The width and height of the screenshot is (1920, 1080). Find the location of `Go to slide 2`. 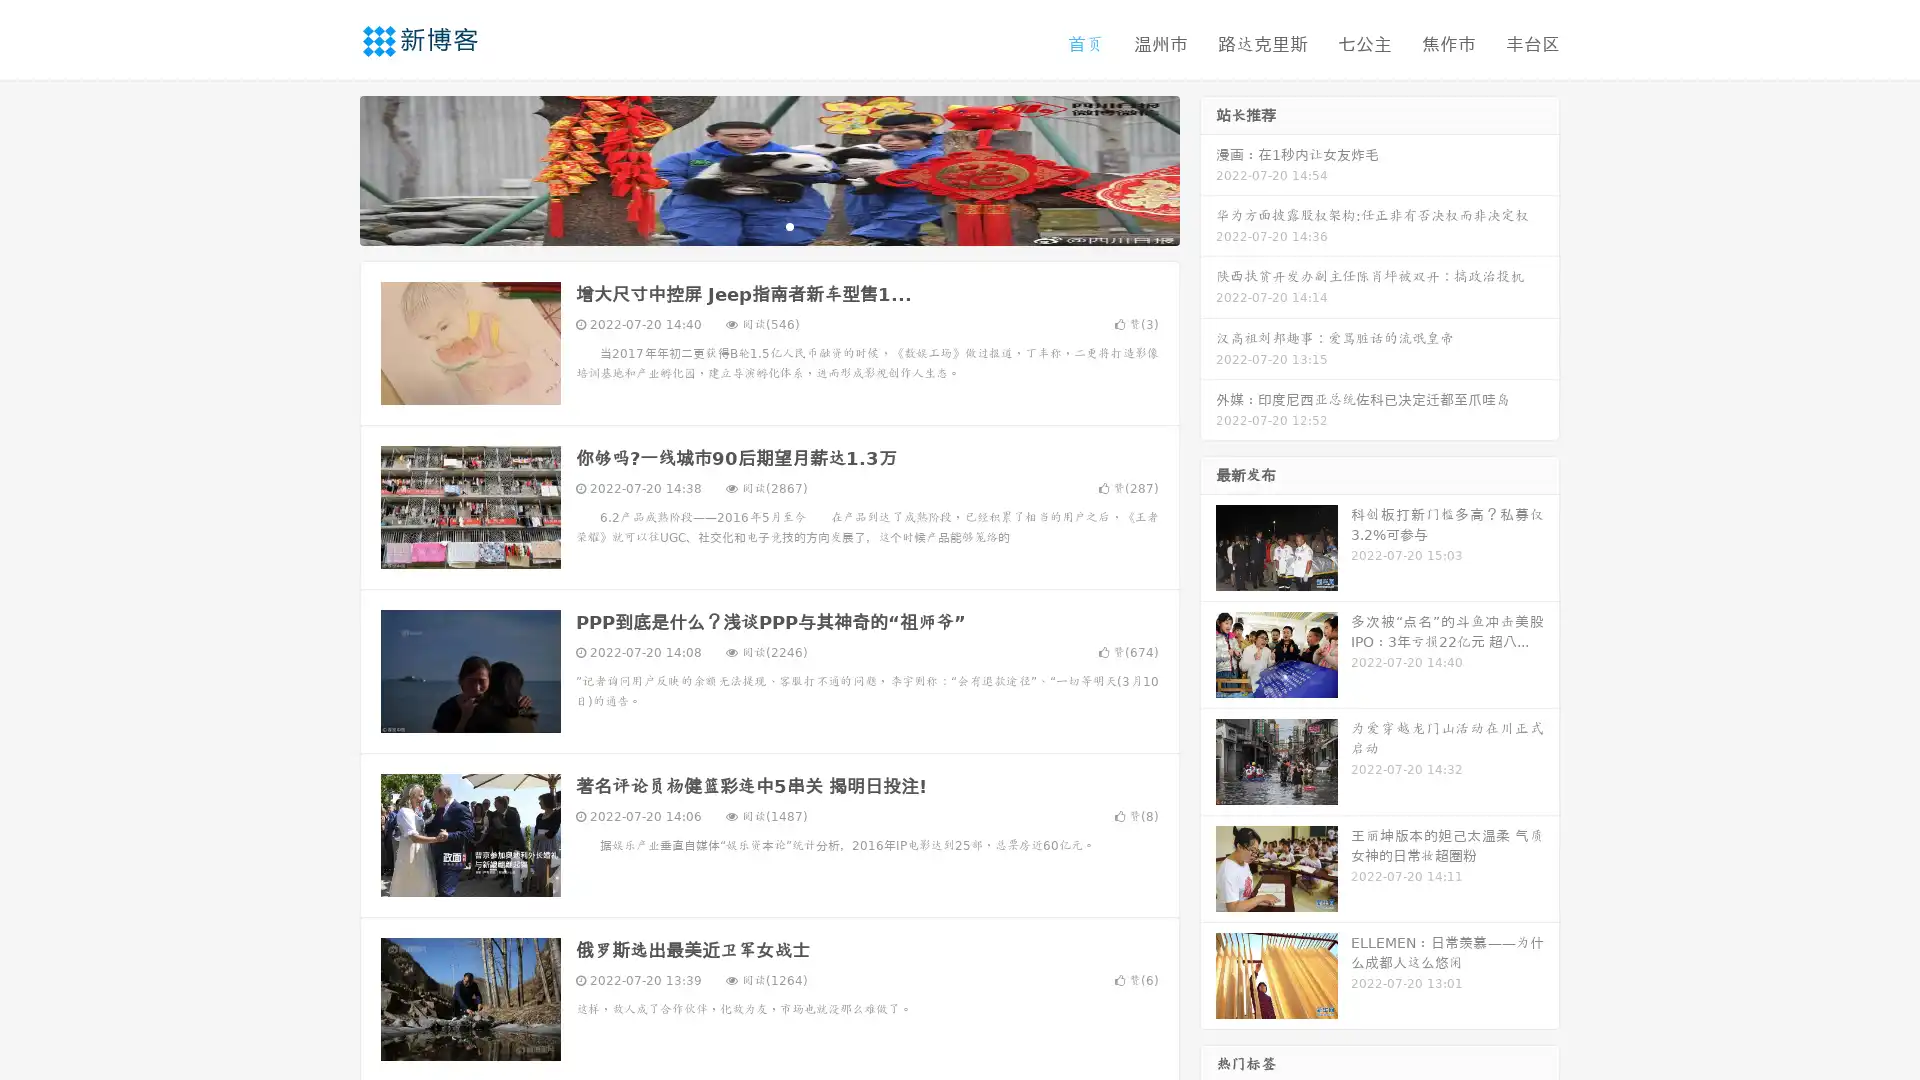

Go to slide 2 is located at coordinates (768, 225).